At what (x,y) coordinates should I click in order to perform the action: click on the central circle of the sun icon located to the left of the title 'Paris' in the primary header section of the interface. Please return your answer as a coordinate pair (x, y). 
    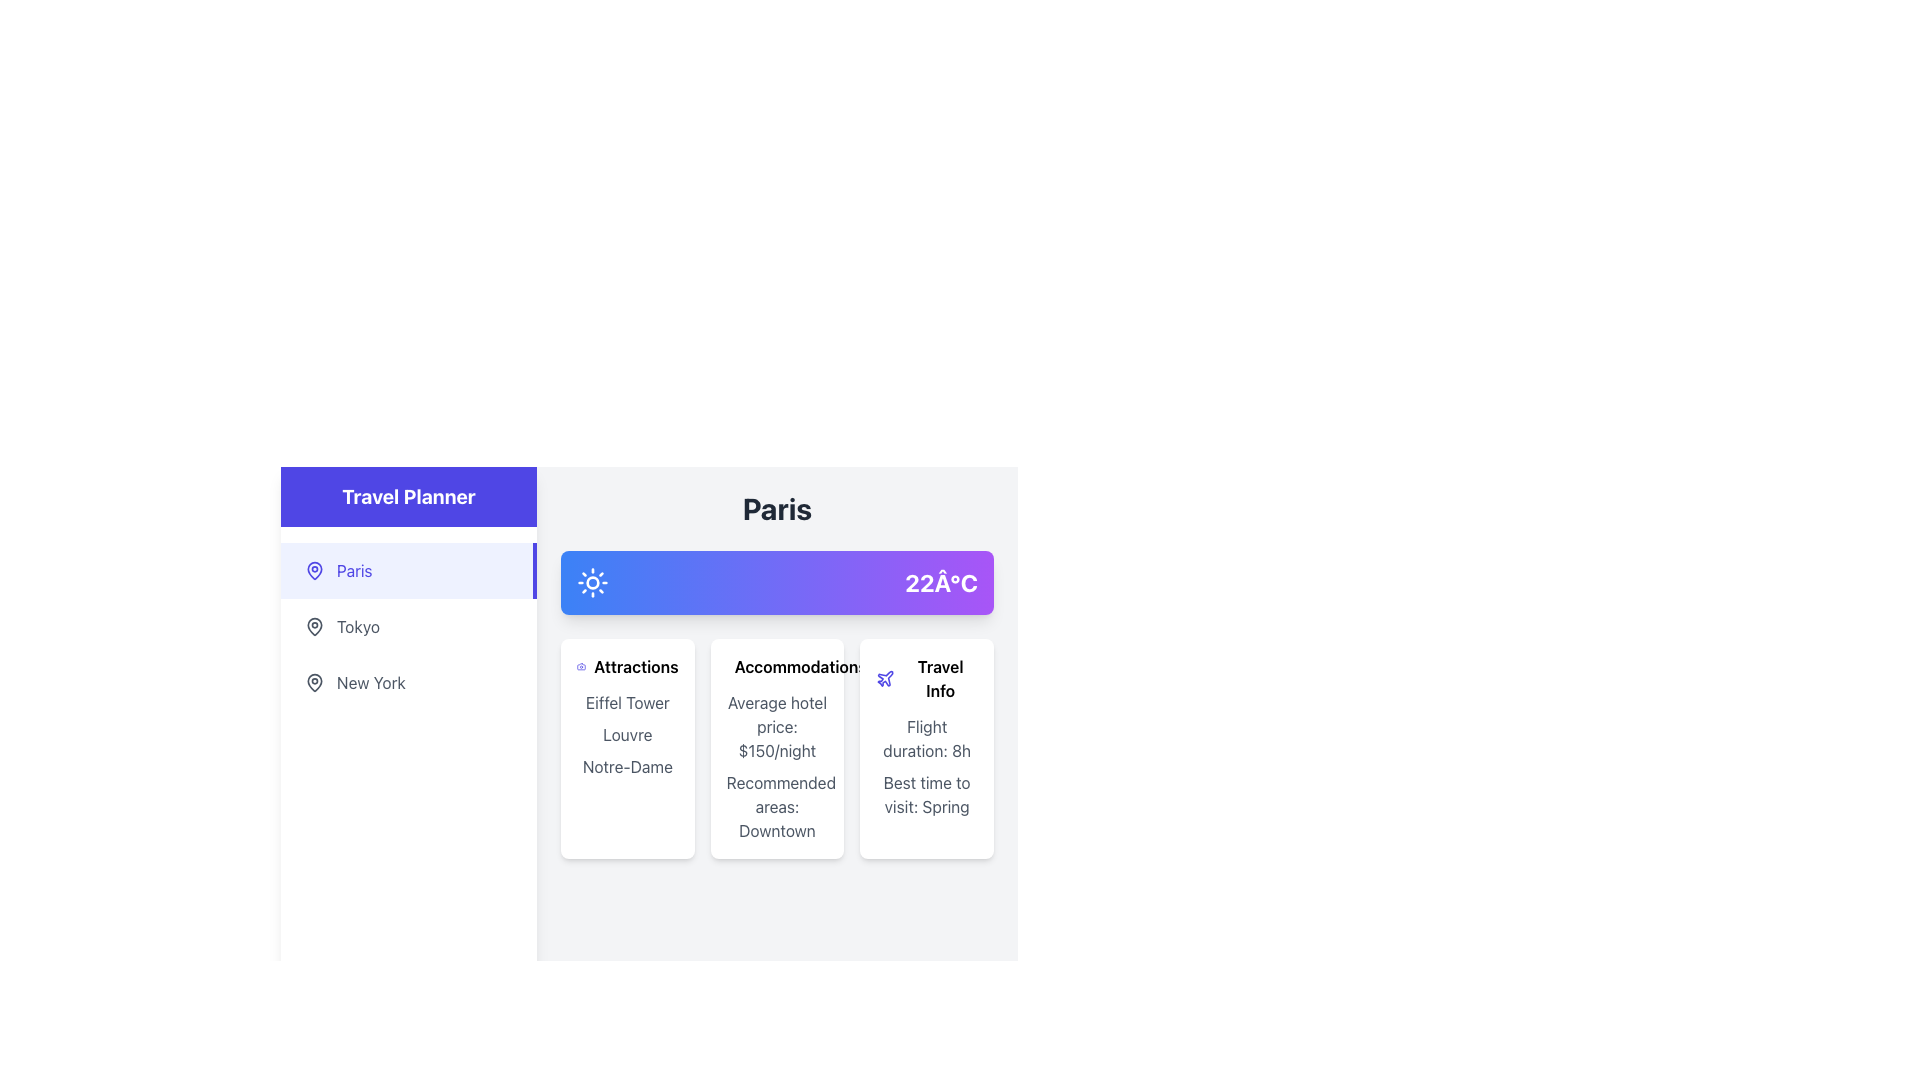
    Looking at the image, I should click on (592, 582).